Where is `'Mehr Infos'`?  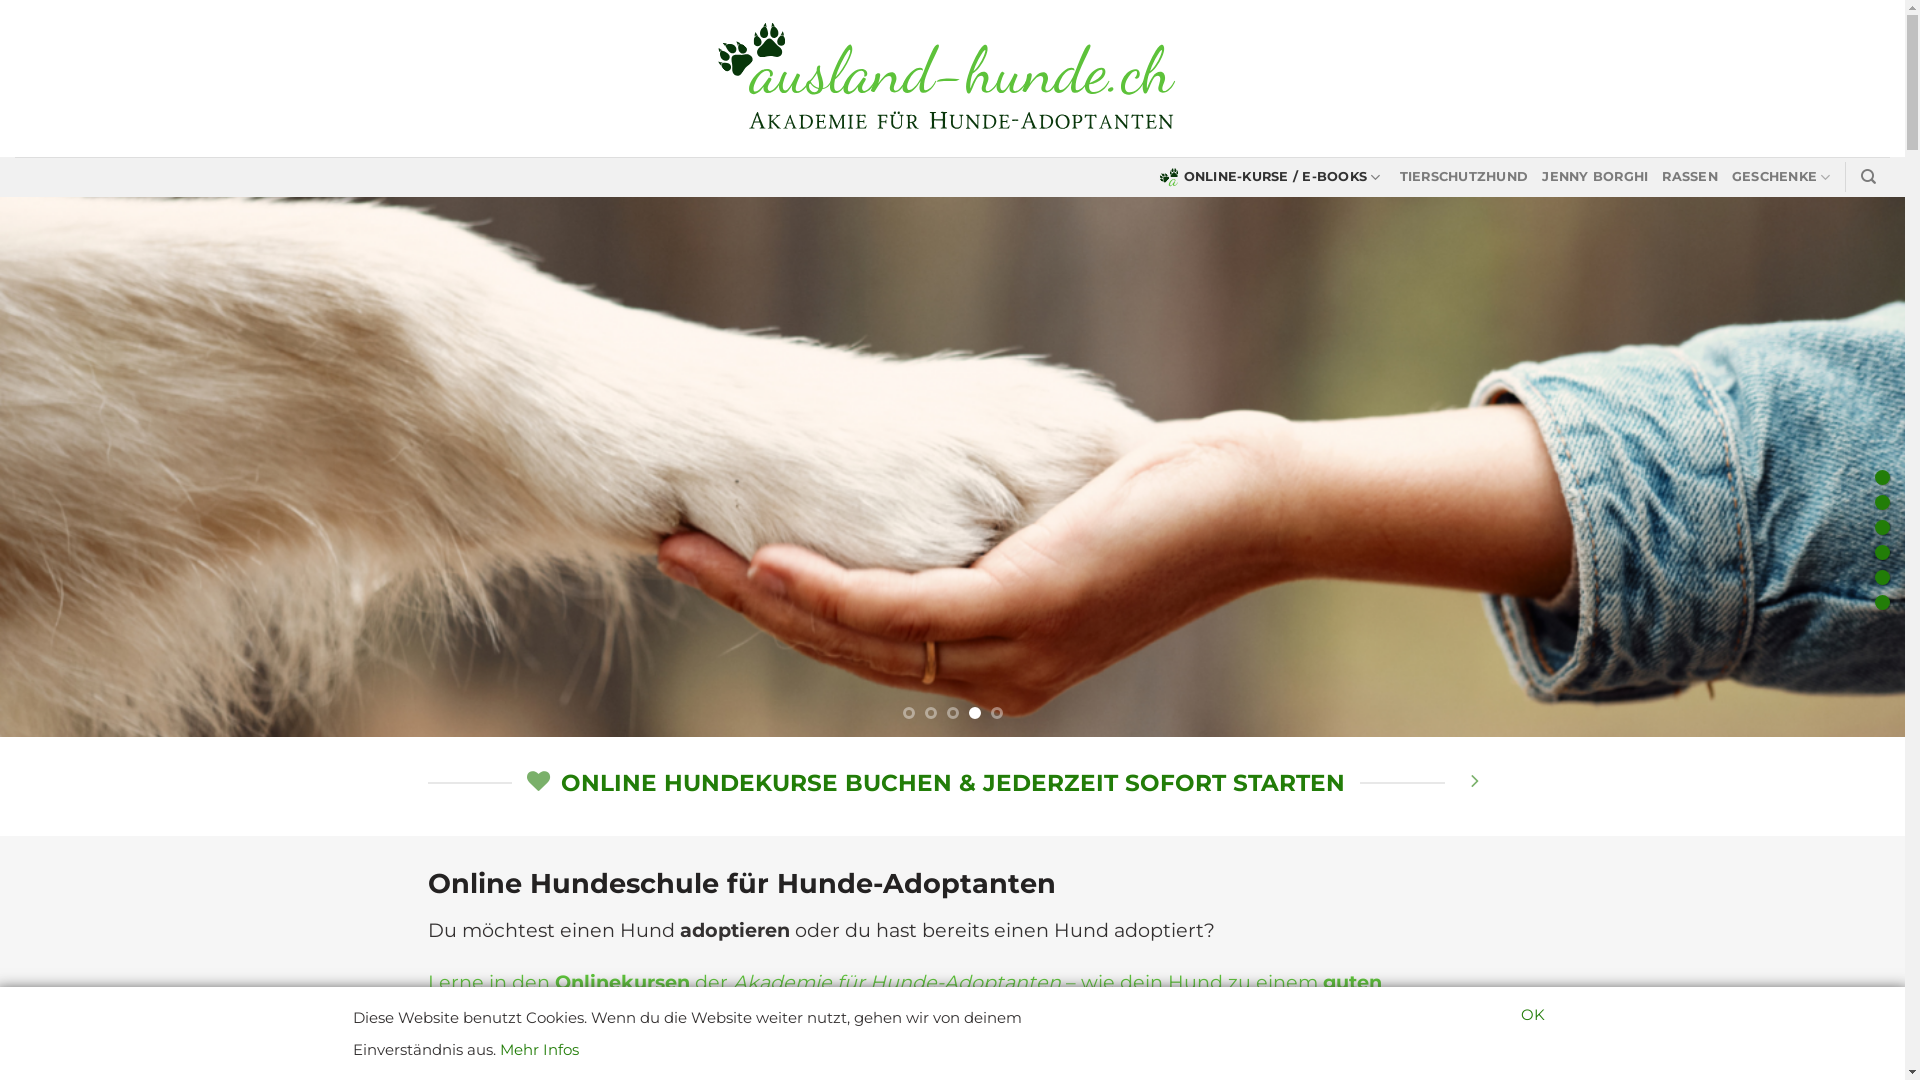
'Mehr Infos' is located at coordinates (499, 1048).